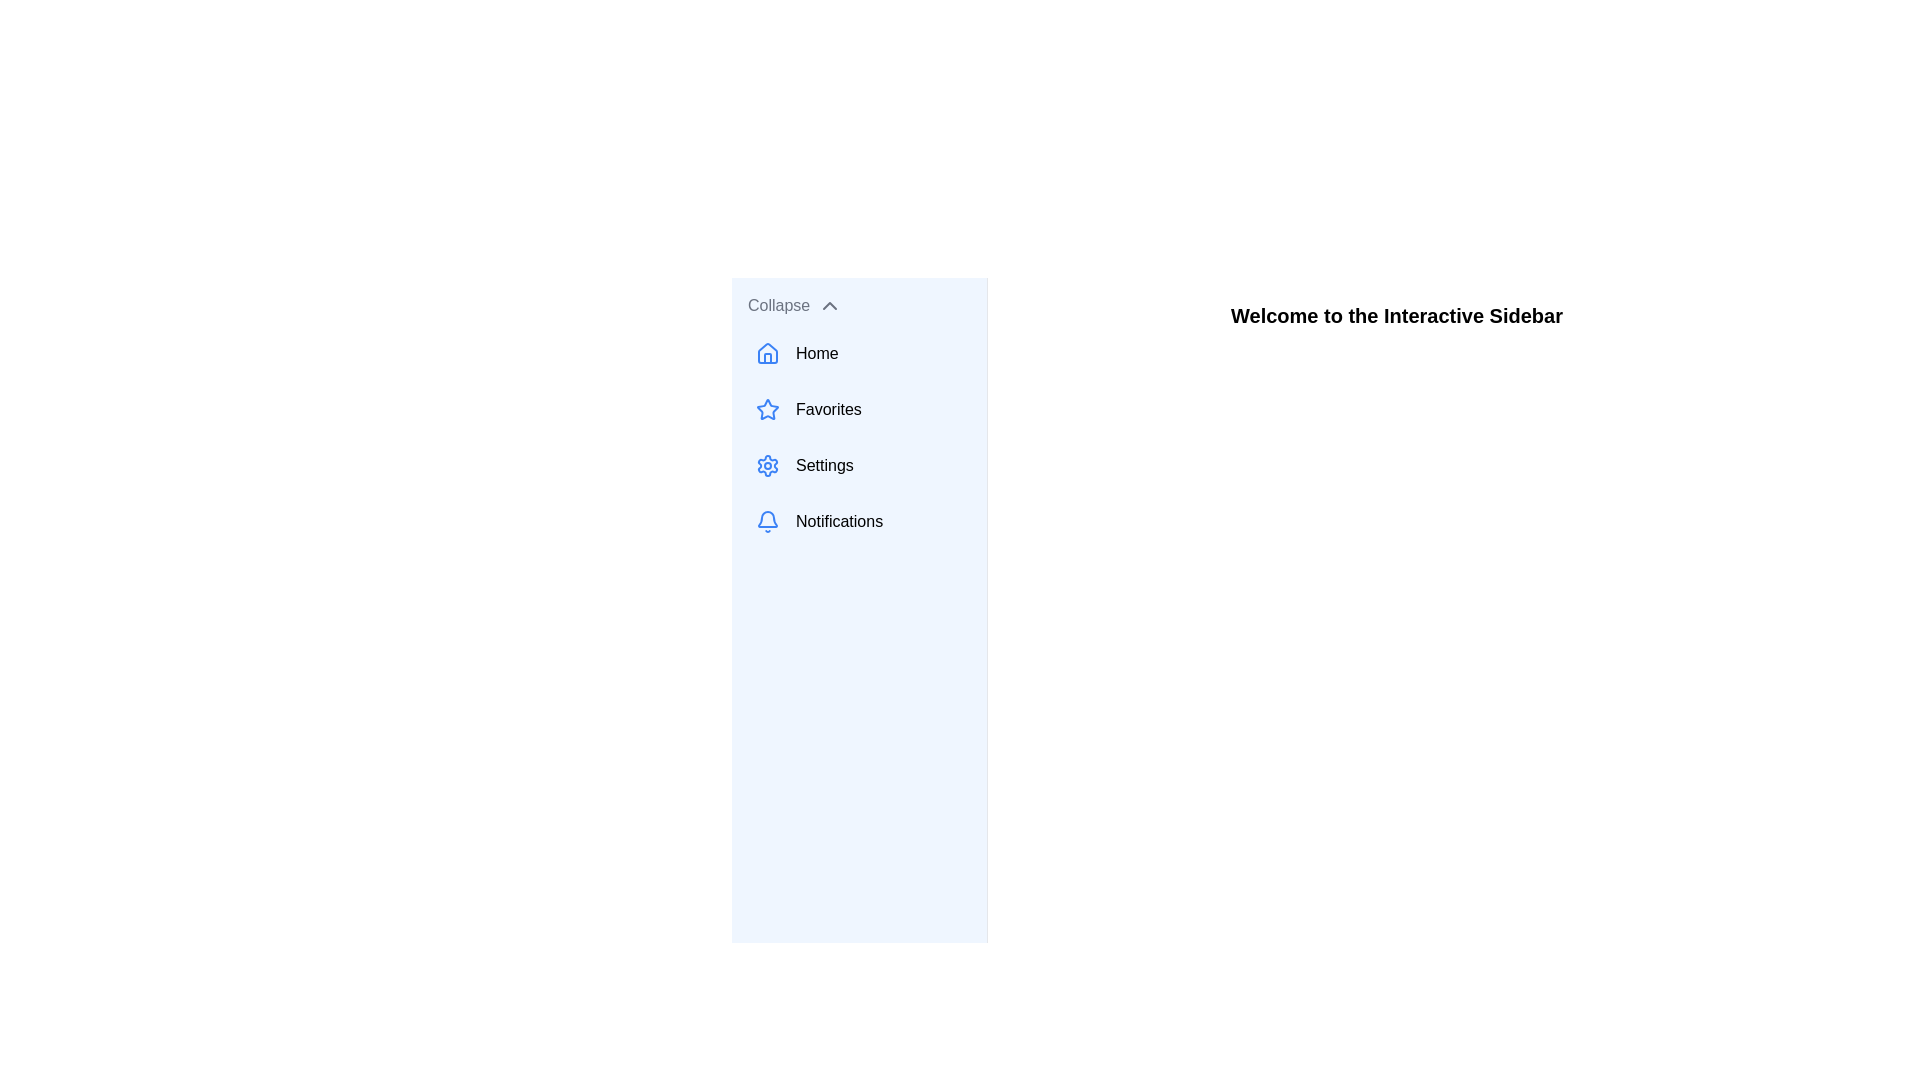 Image resolution: width=1920 pixels, height=1080 pixels. Describe the element at coordinates (828, 408) in the screenshot. I see `the 'Favorites' text label in the vertical sidebar, which is positioned directly to the right of the star icon and below the 'Home' entry` at that location.